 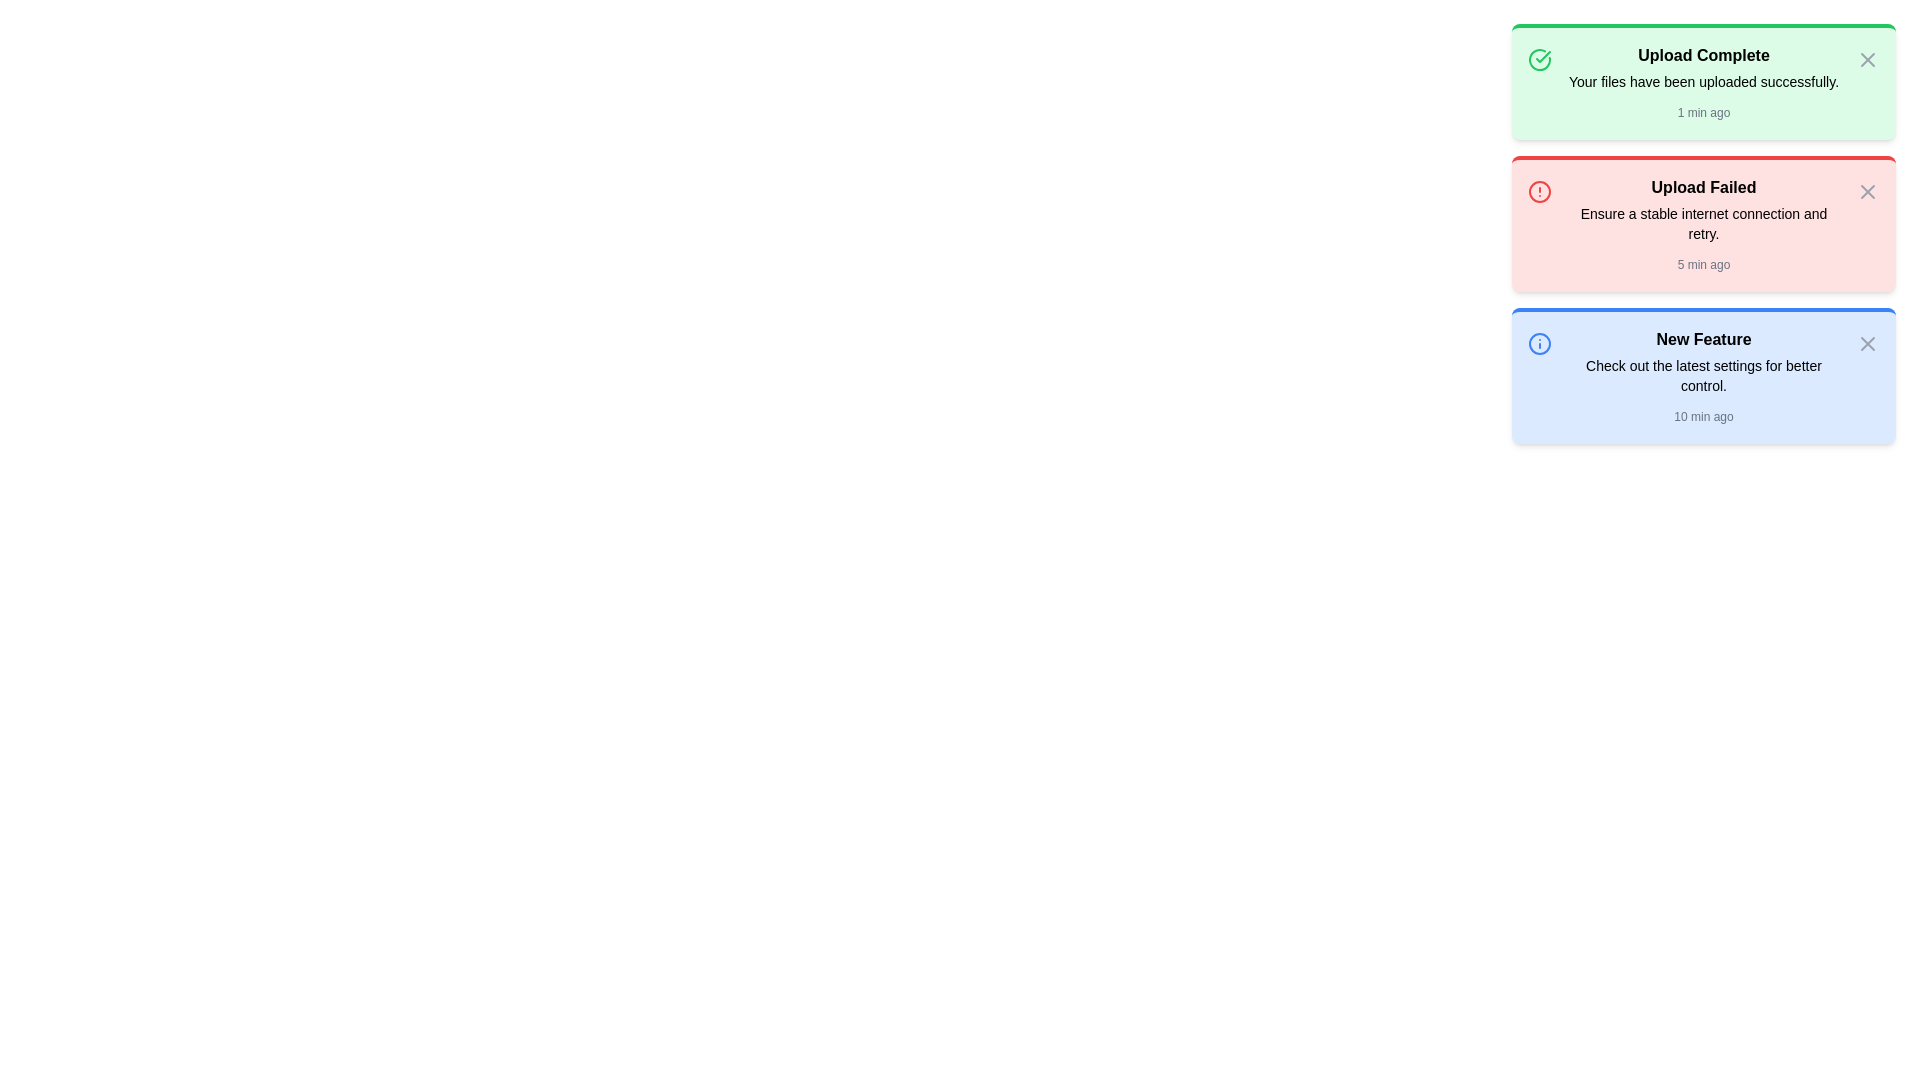 What do you see at coordinates (1866, 59) in the screenshot?
I see `the circular 'X' (close) icon button located at the top-right corner of the 'Upload Complete' notification card to change its color` at bounding box center [1866, 59].